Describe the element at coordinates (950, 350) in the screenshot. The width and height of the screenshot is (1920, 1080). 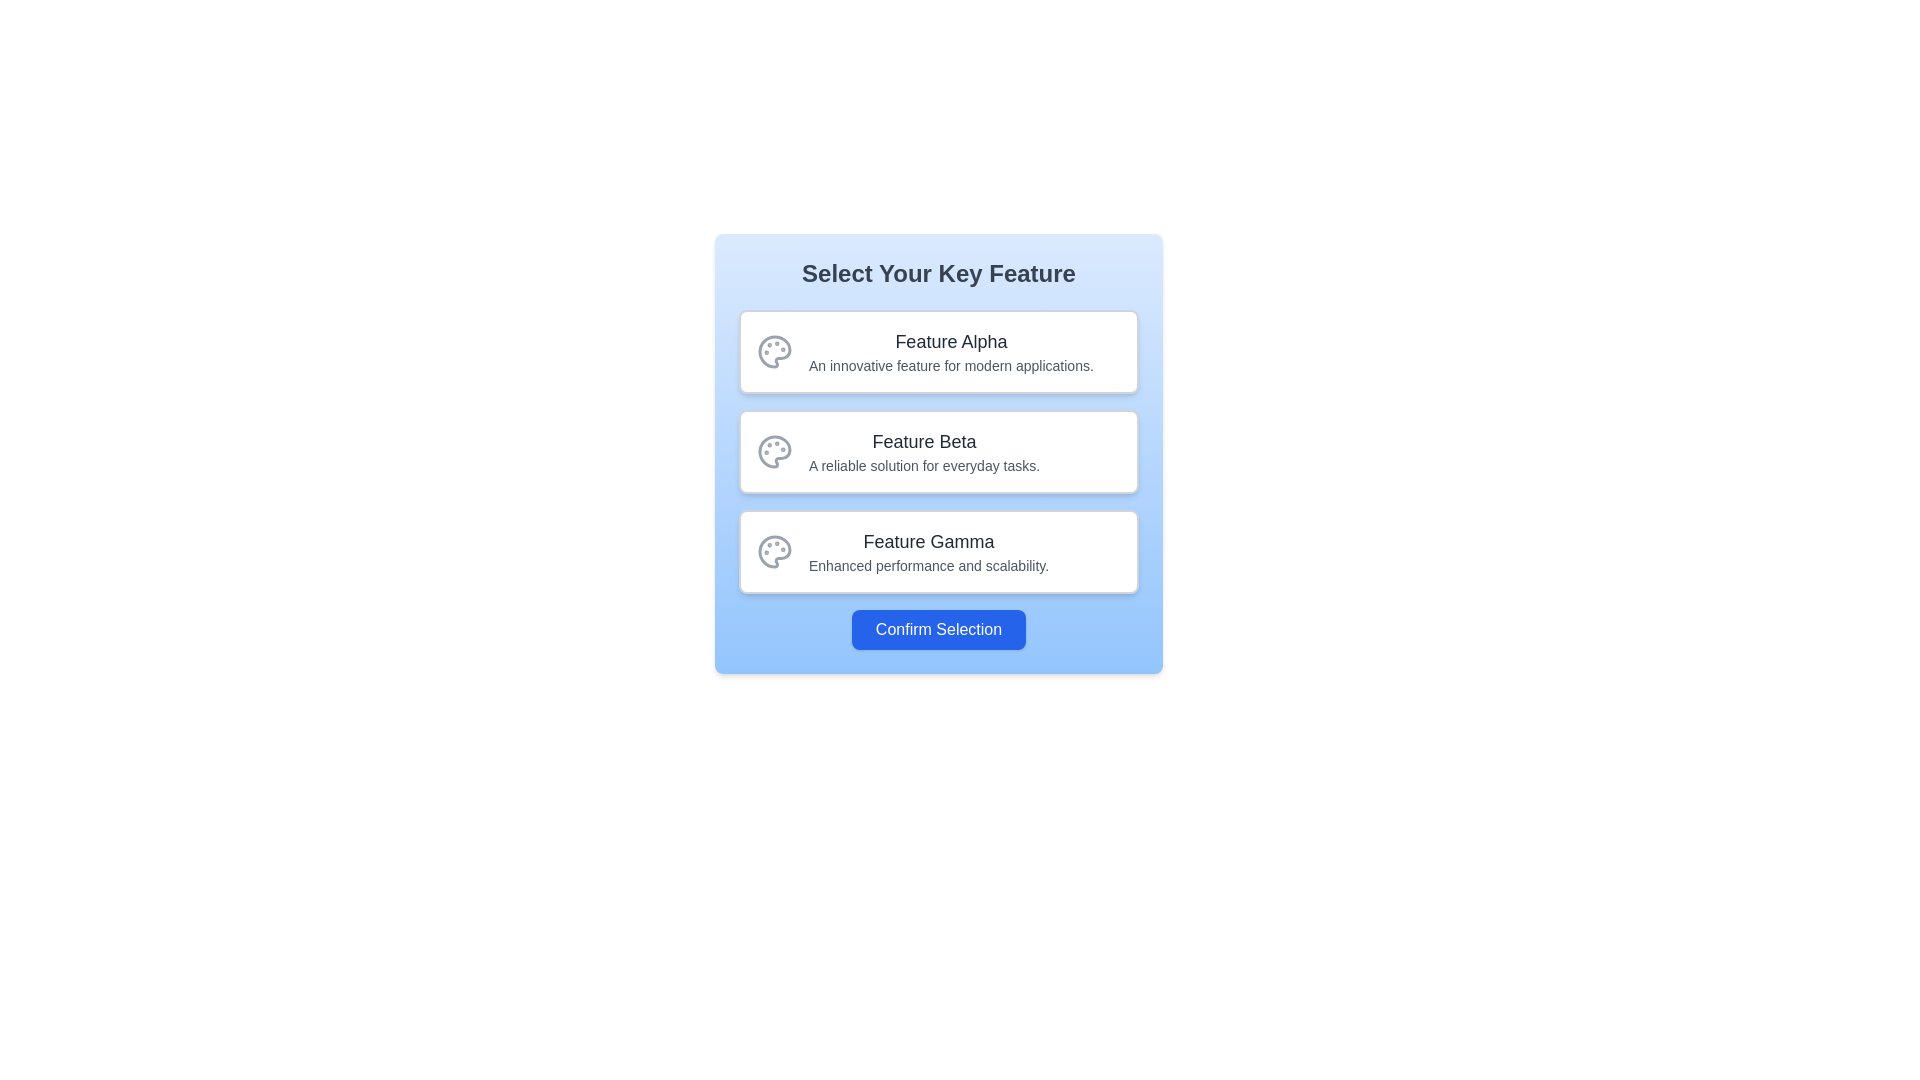
I see `the list item titled 'Feature Alpha'` at that location.